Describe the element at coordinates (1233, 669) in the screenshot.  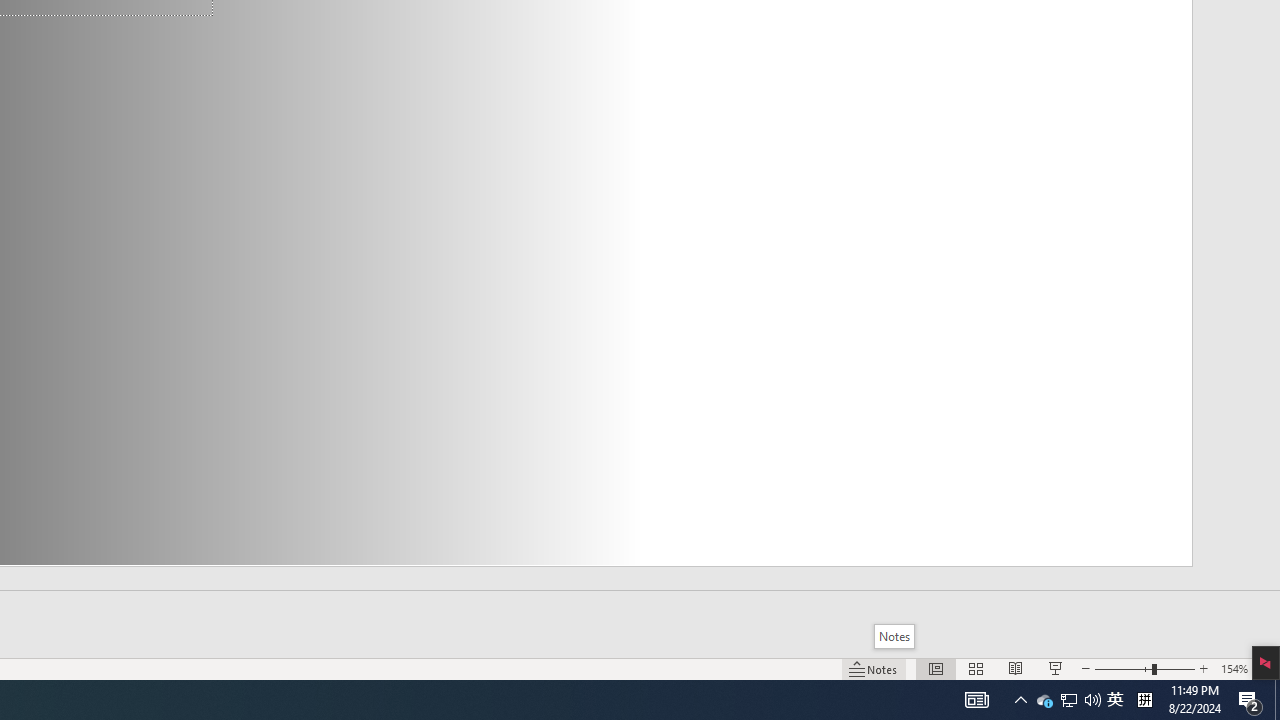
I see `'Zoom 154%'` at that location.